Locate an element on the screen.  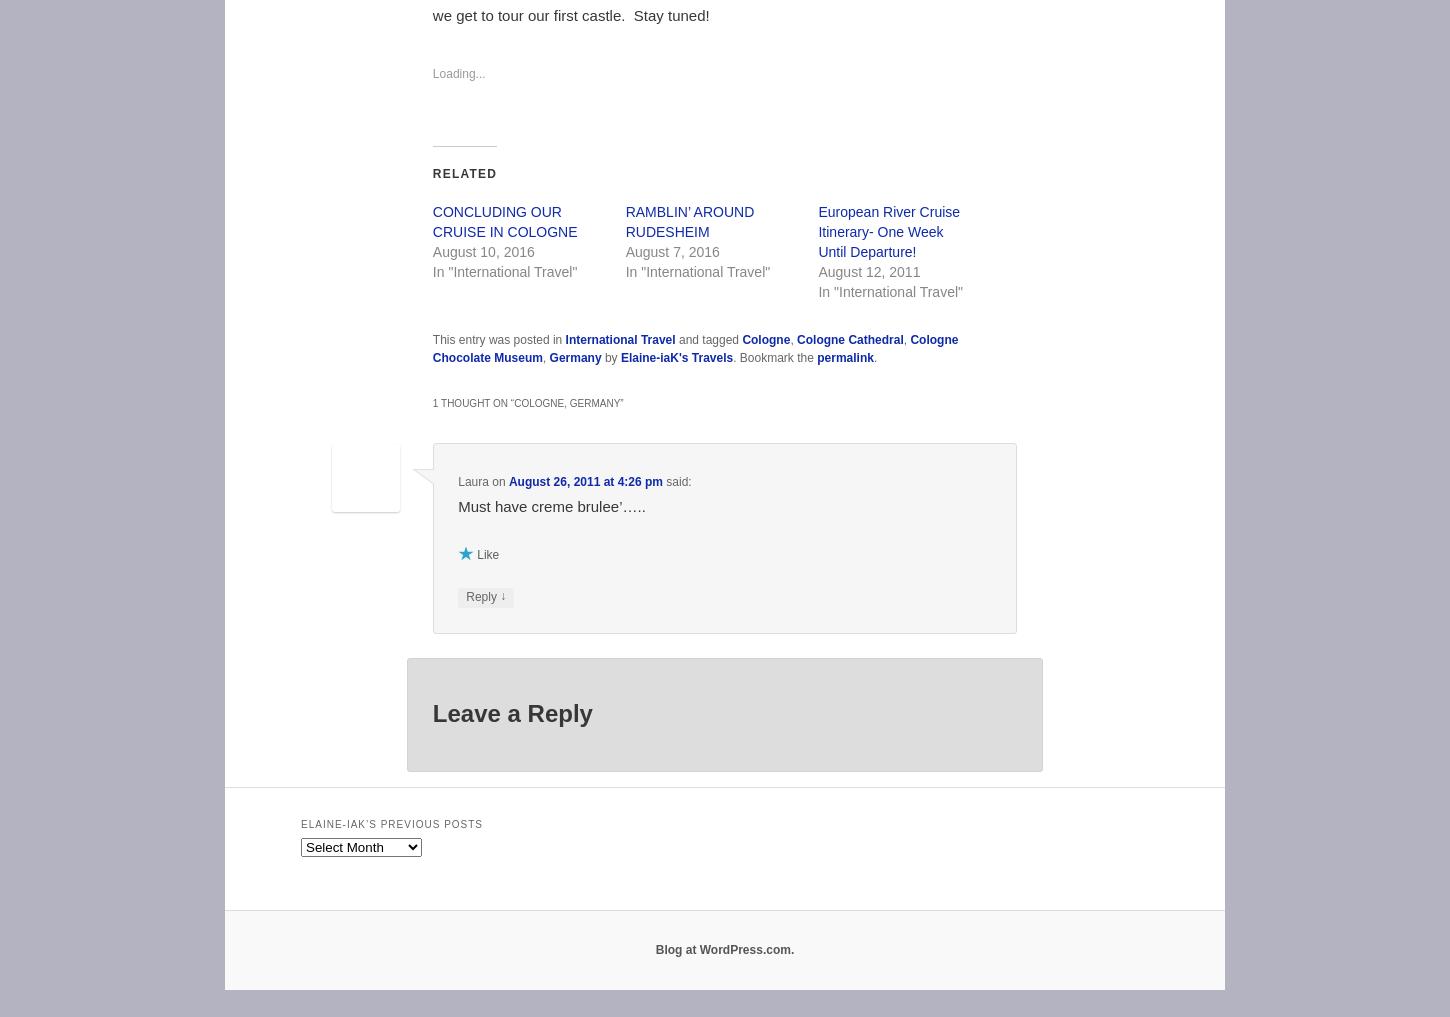
'.' is located at coordinates (873, 355).